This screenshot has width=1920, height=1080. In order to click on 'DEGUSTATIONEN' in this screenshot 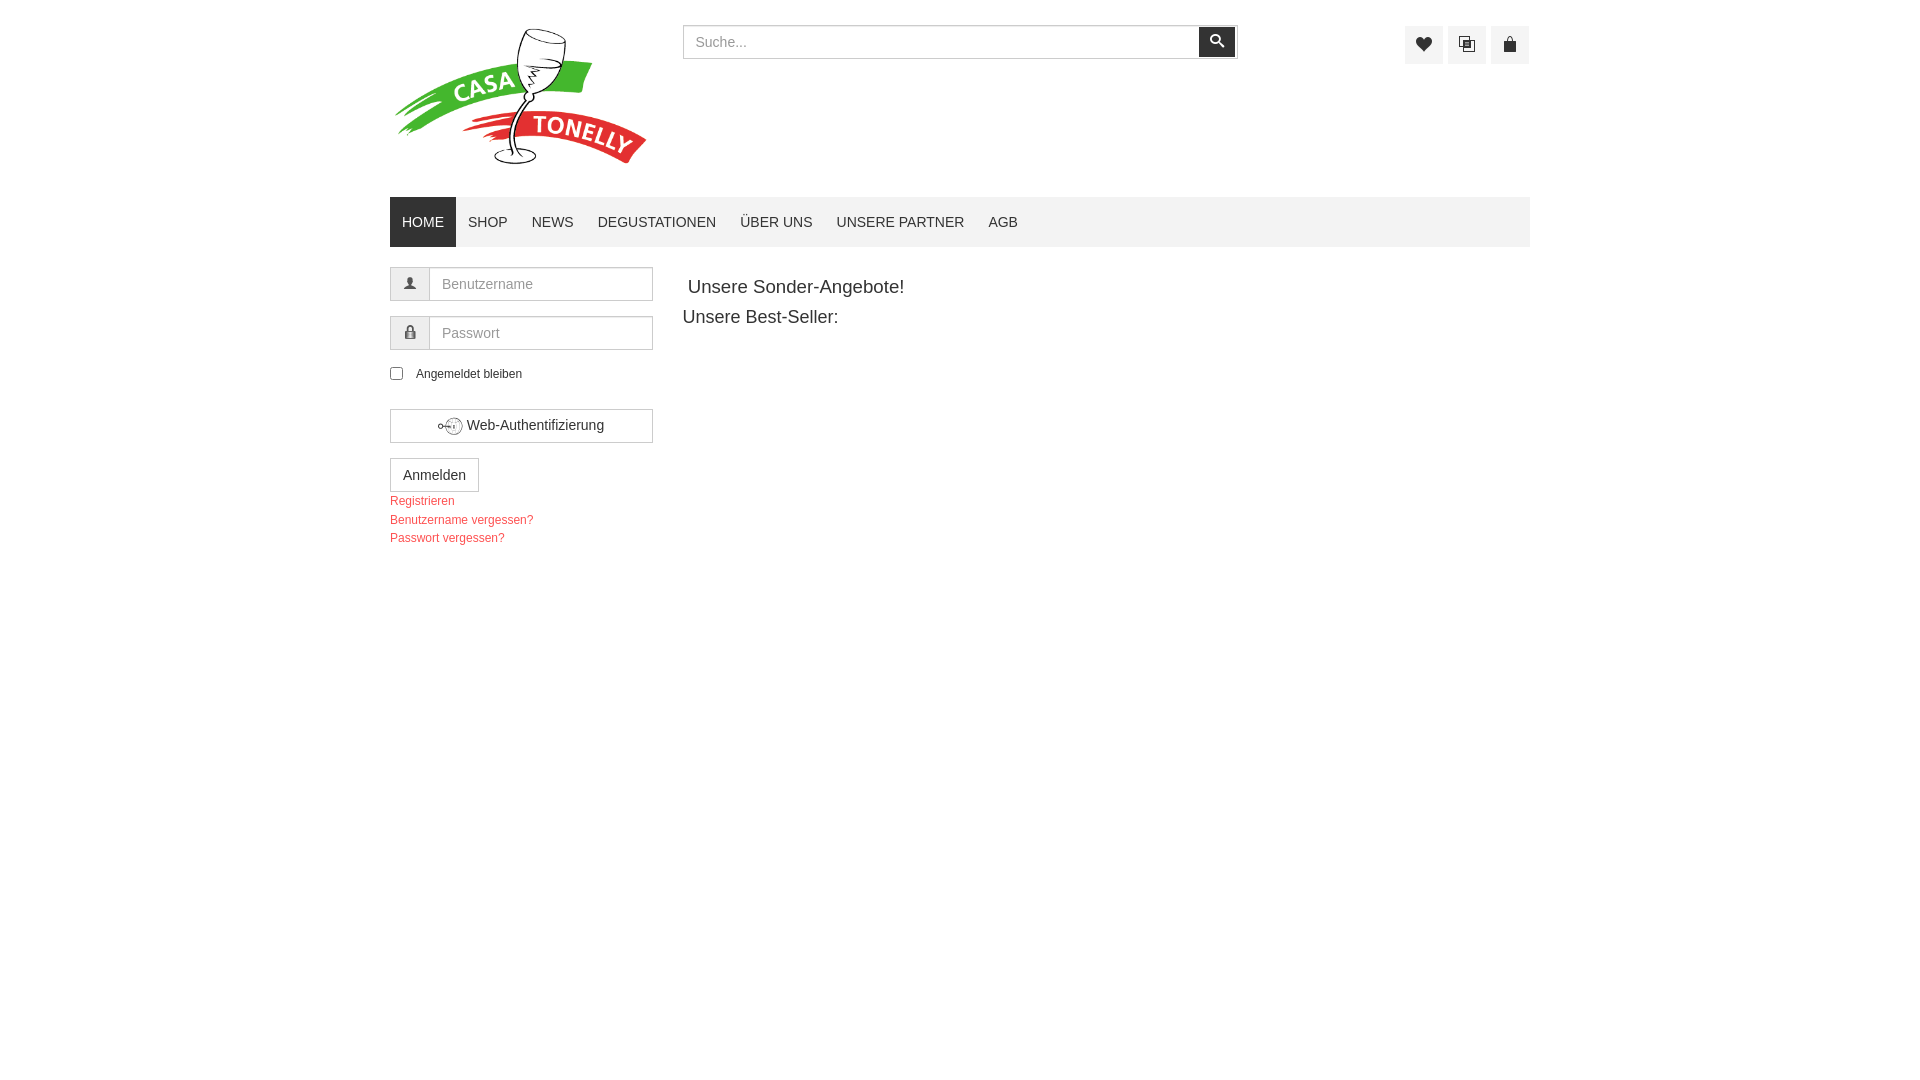, I will do `click(584, 222)`.